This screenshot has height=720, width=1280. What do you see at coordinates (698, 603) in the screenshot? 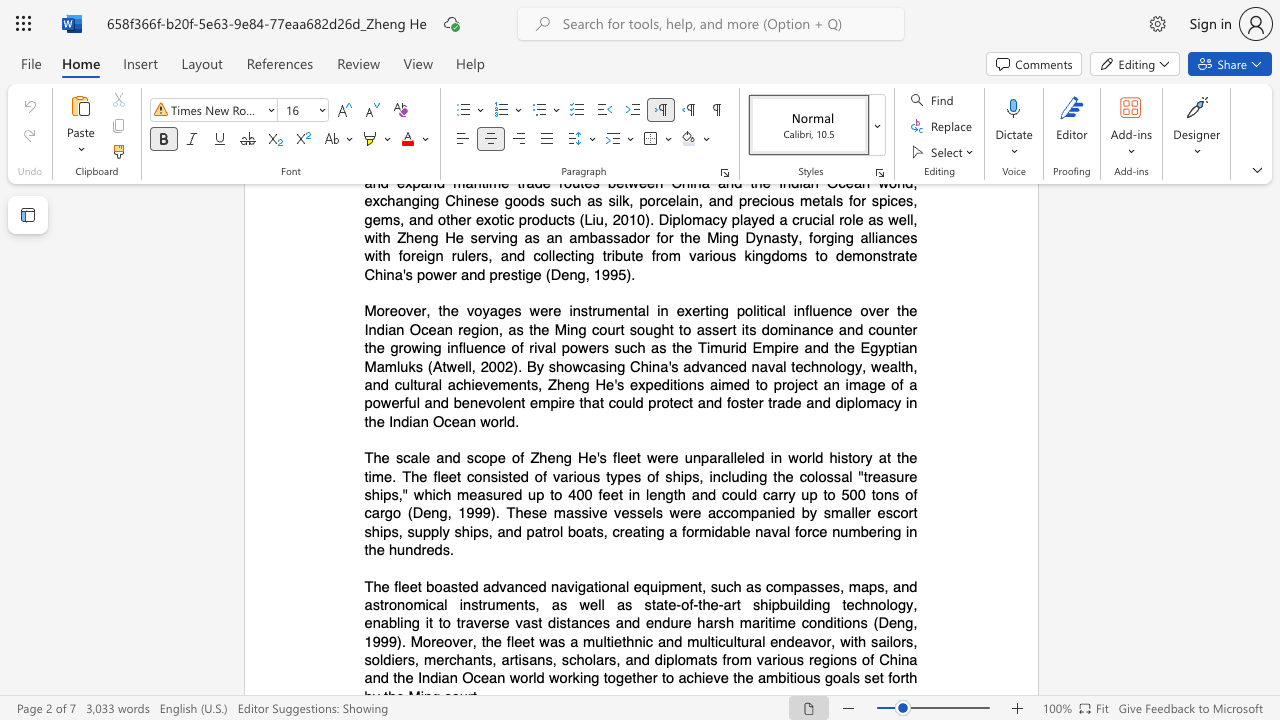
I see `the subset text "the-" within the text "state-of-the-art"` at bounding box center [698, 603].